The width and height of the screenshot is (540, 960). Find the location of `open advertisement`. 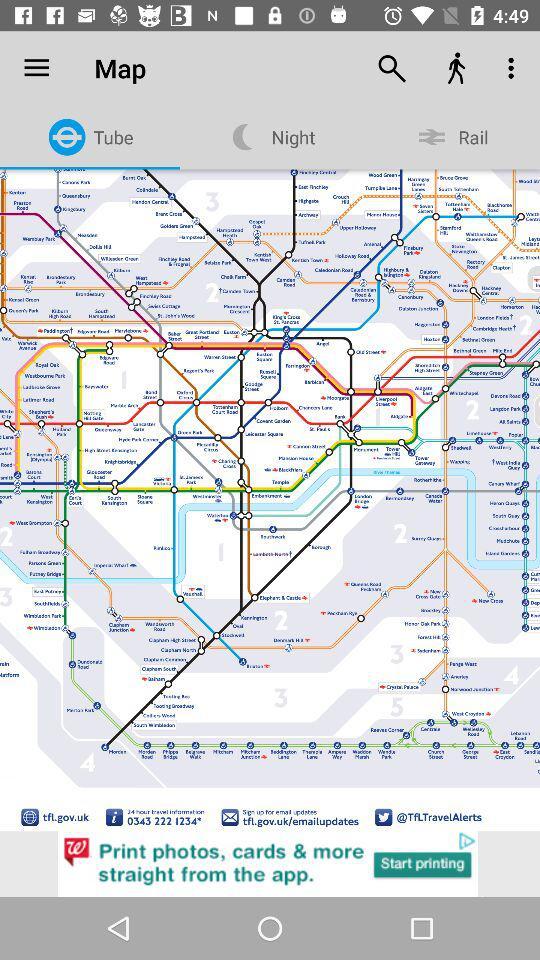

open advertisement is located at coordinates (270, 863).